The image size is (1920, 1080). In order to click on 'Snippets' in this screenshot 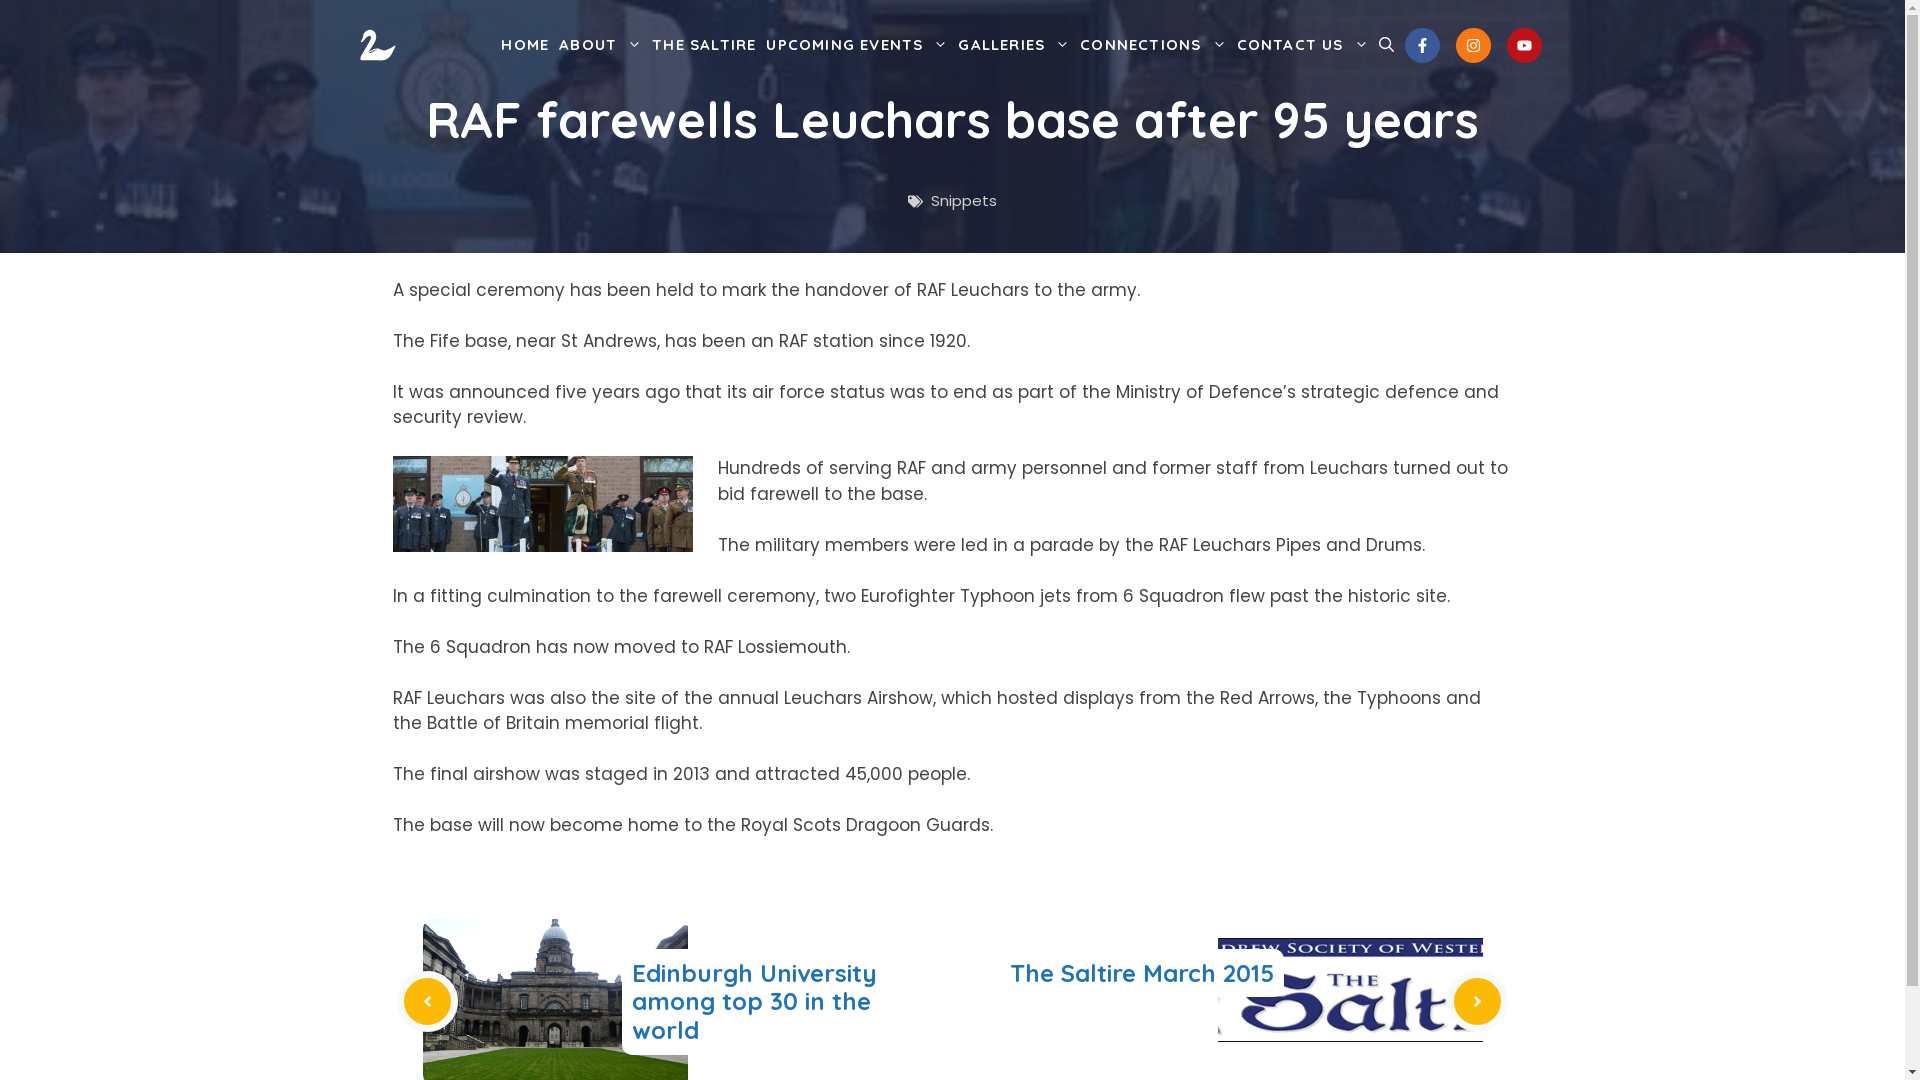, I will do `click(964, 200)`.